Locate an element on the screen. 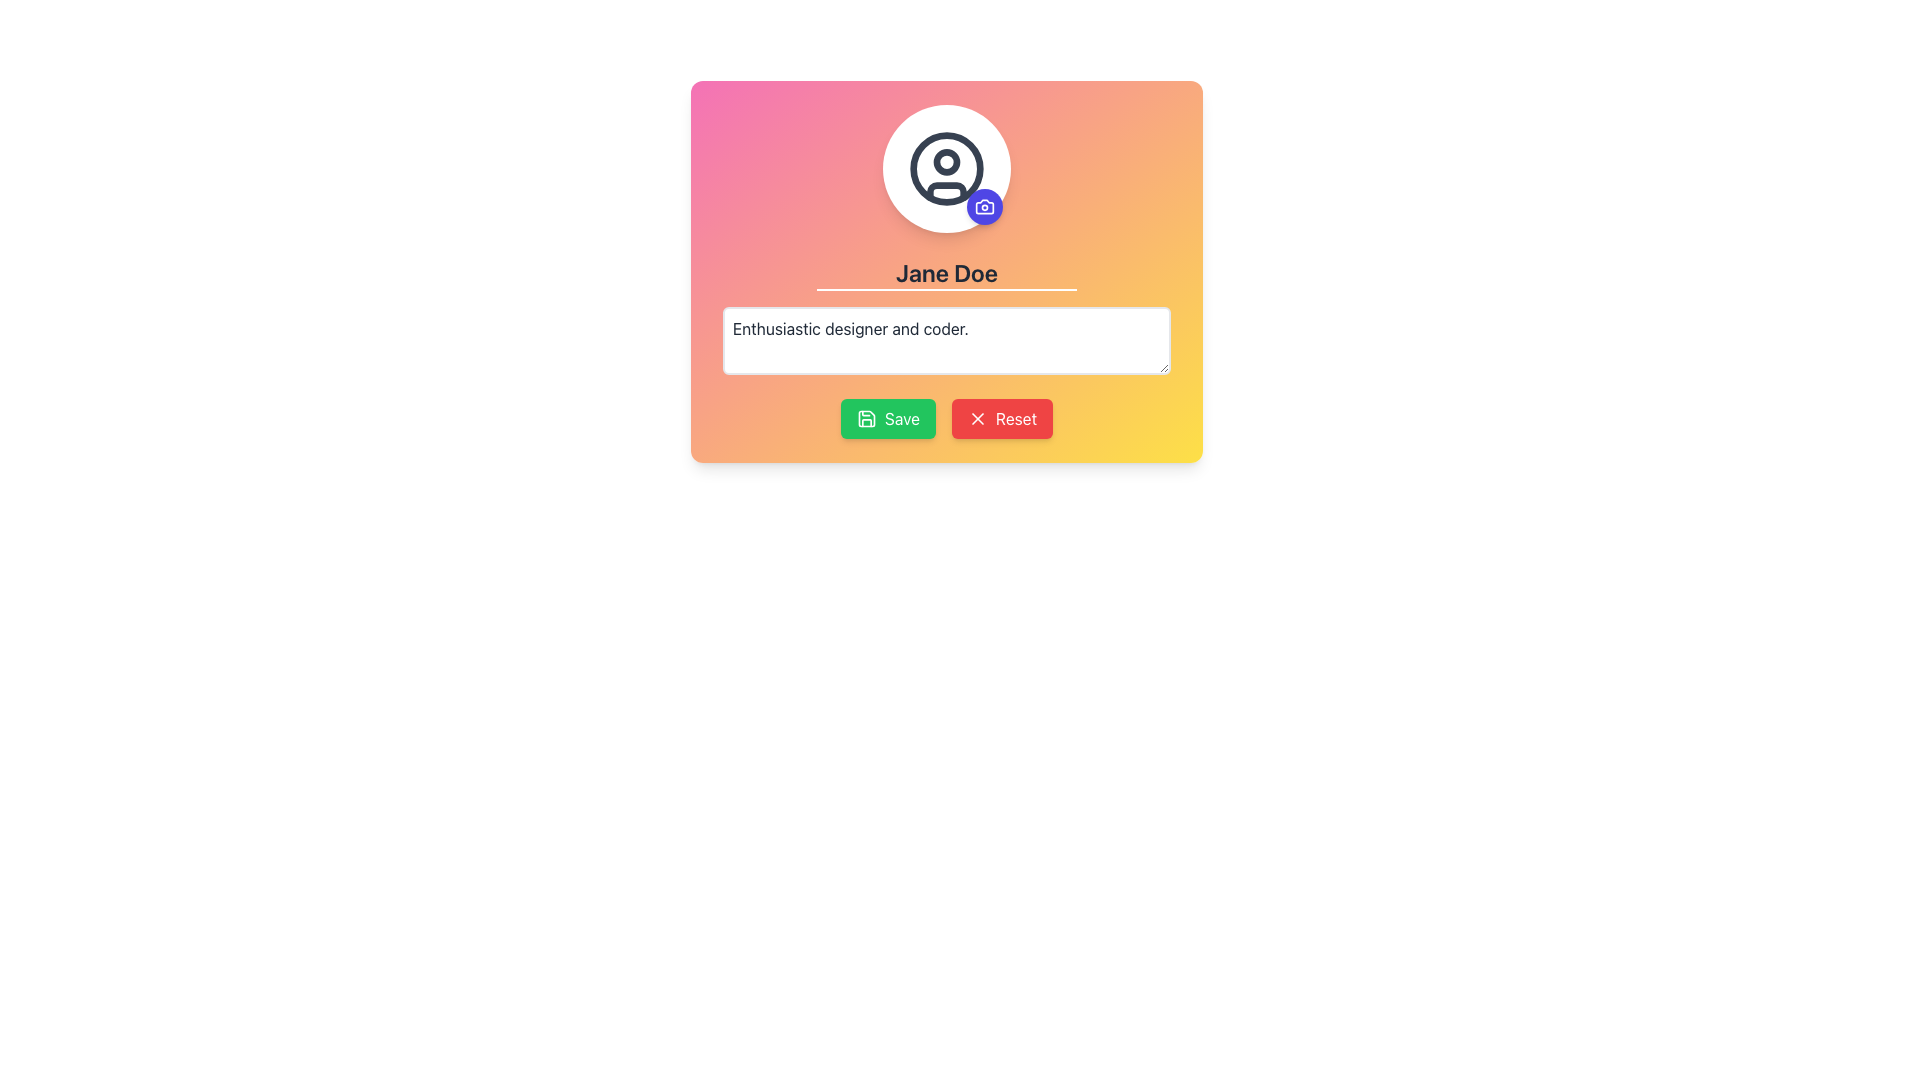  the green 'Save' button with rounded edges to observe its hover effect is located at coordinates (887, 418).